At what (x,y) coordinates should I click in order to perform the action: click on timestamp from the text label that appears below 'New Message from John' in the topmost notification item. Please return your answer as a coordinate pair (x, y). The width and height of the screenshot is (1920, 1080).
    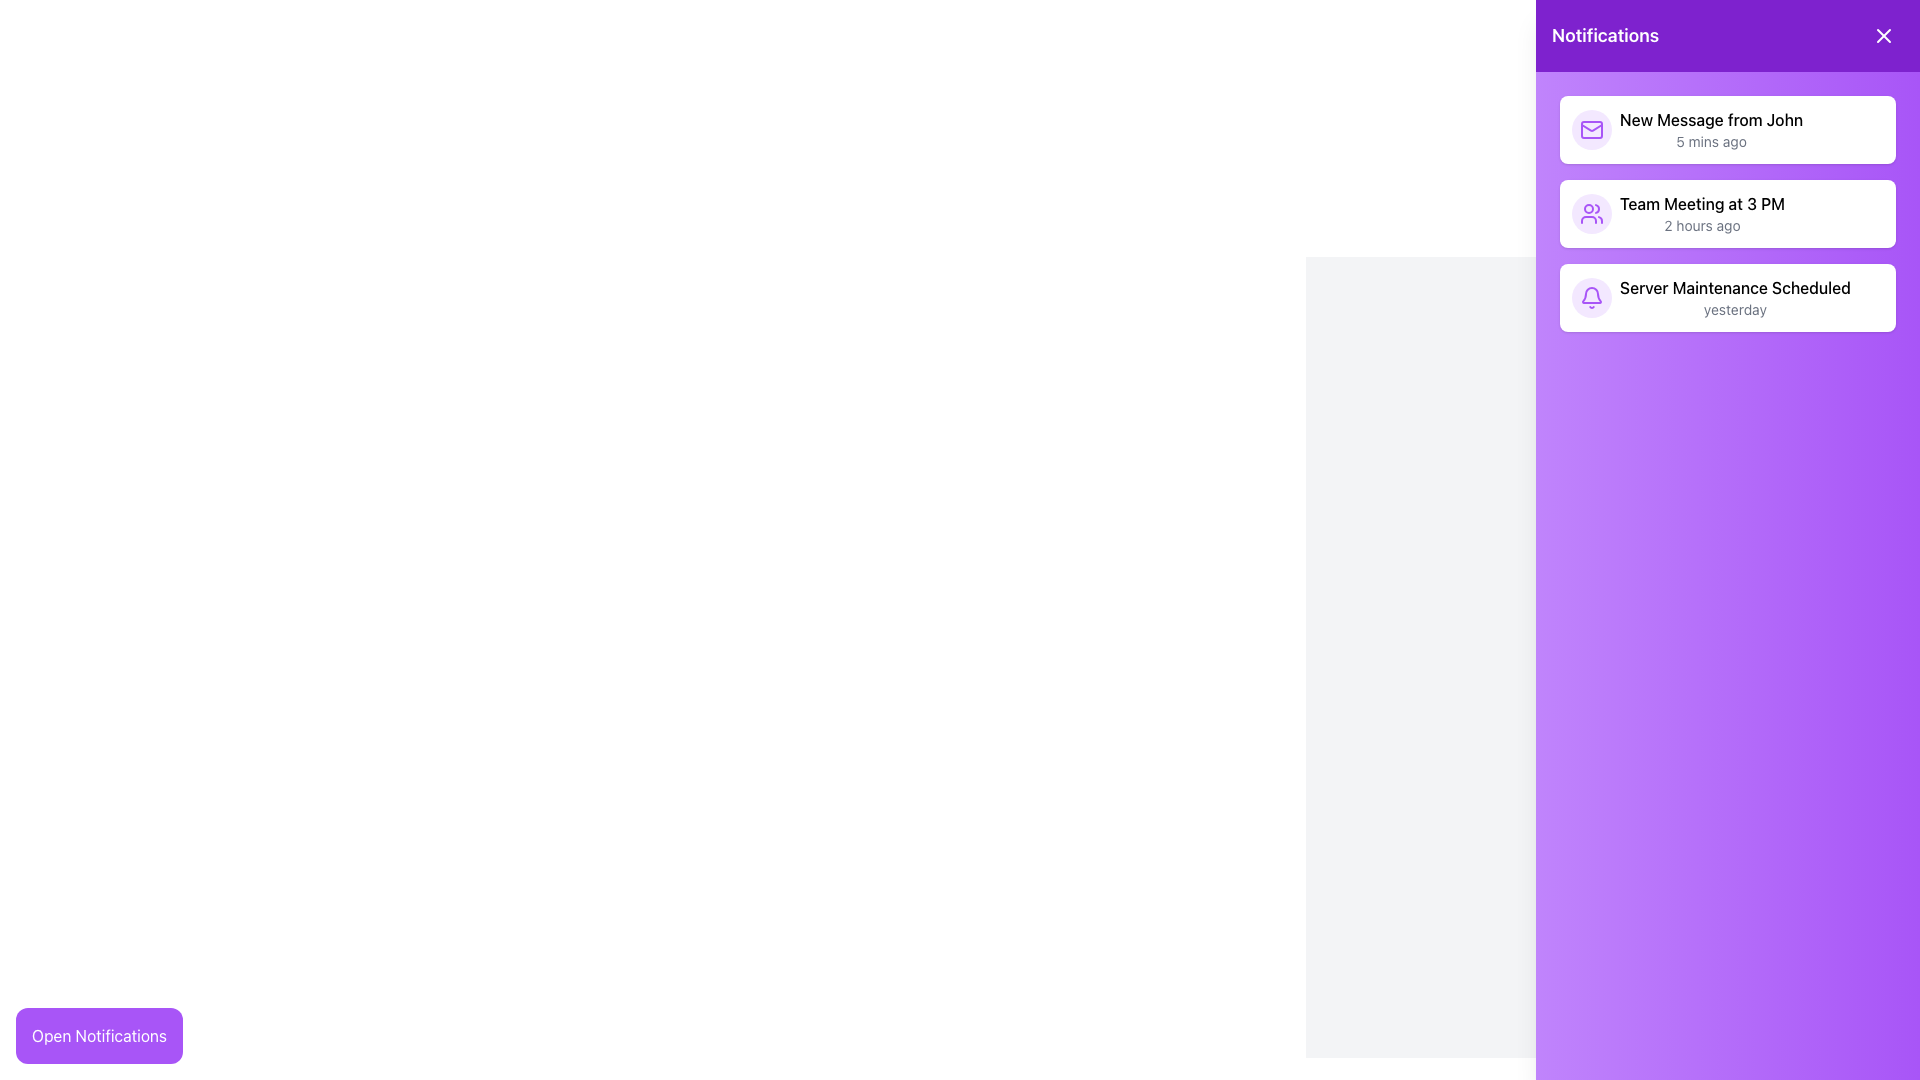
    Looking at the image, I should click on (1710, 141).